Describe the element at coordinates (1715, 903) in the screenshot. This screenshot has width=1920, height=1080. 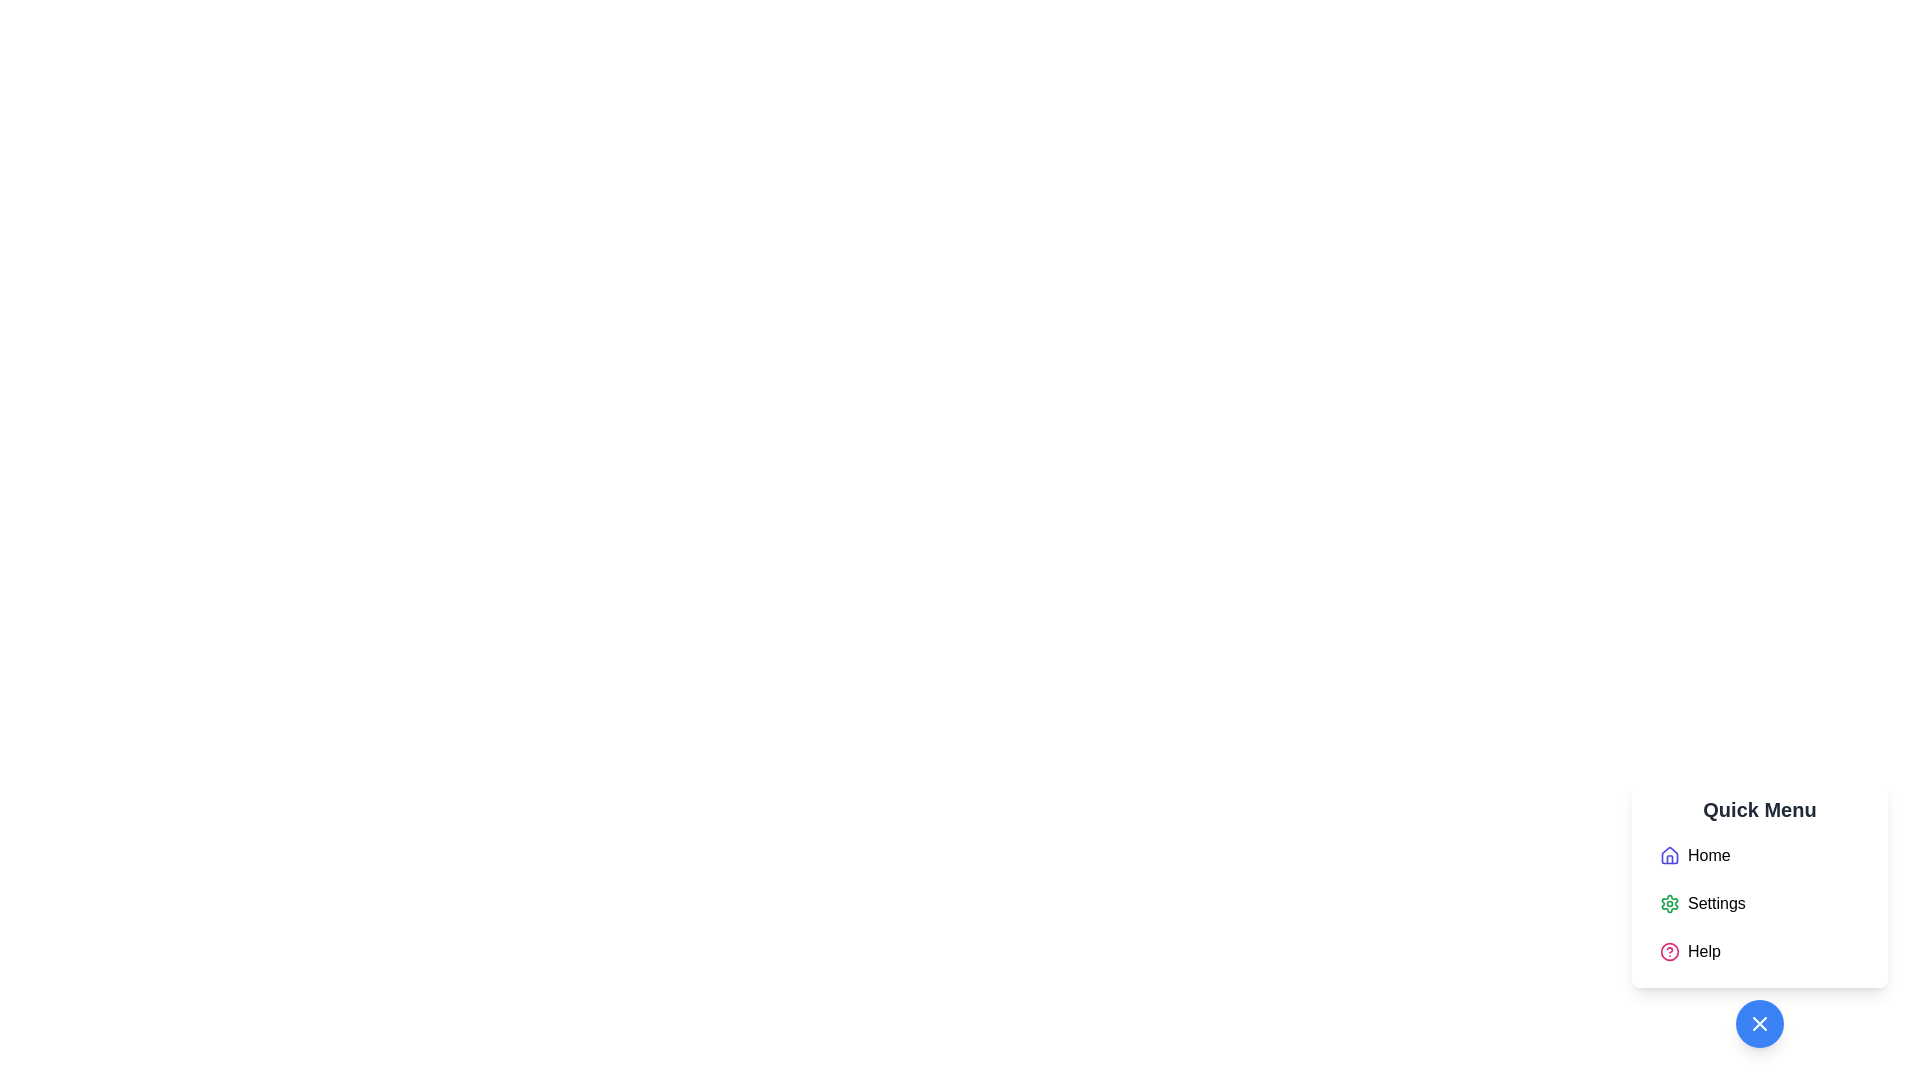
I see `the 'Settings' text label in the quick menu panel` at that location.